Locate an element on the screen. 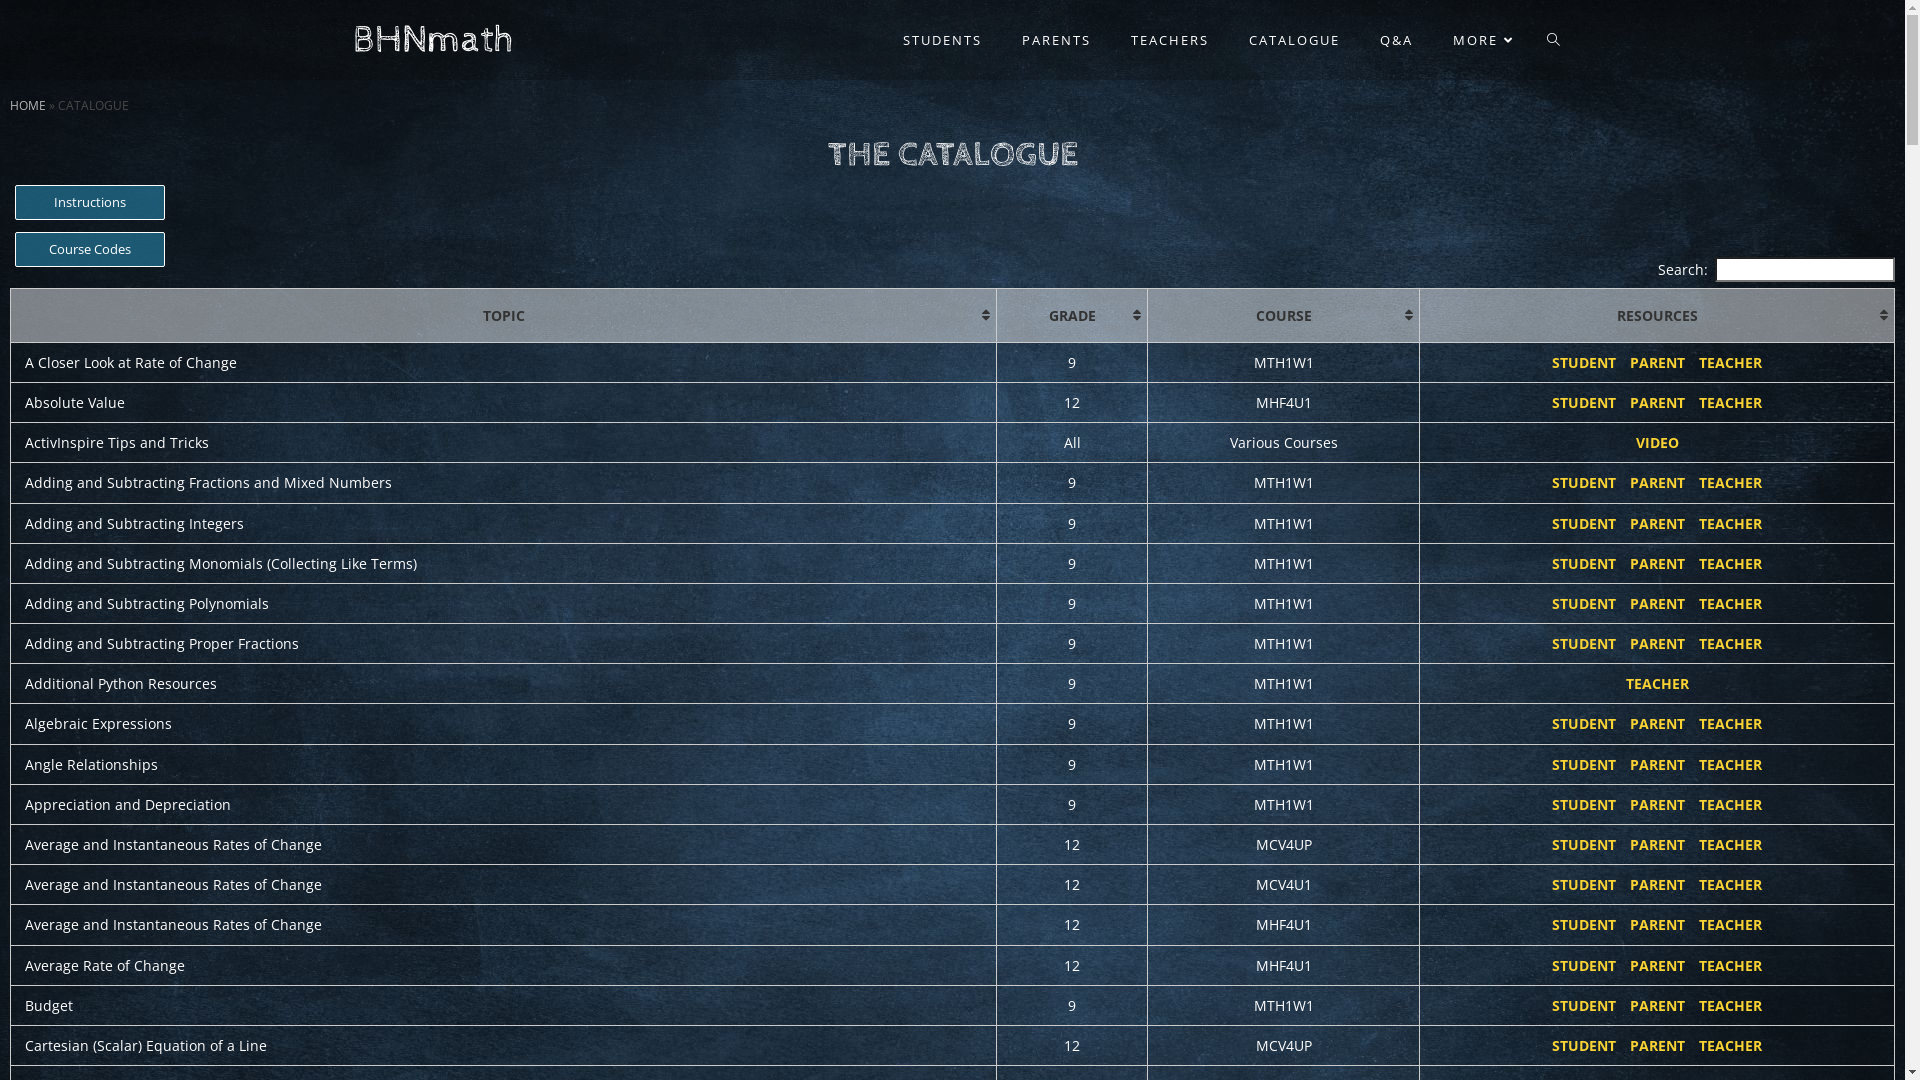 Image resolution: width=1920 pixels, height=1080 pixels. 'PARENT' is located at coordinates (1630, 362).